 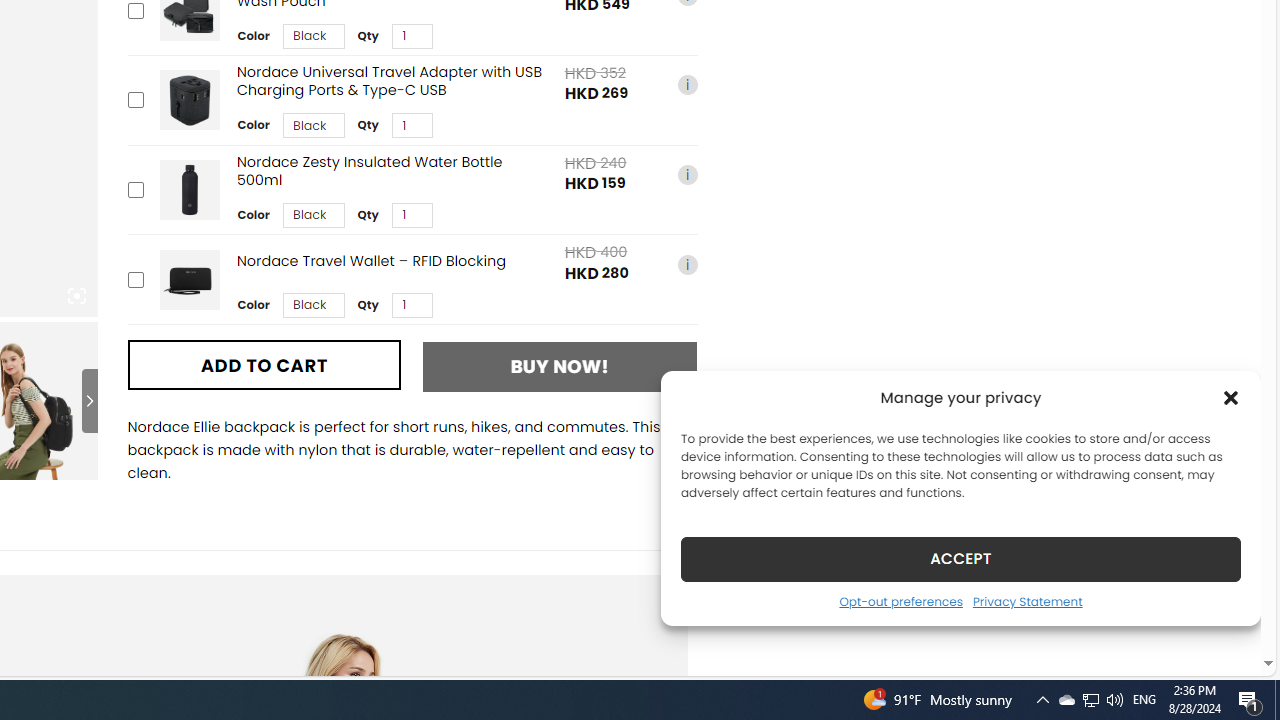 I want to click on 'Class: iconic-woothumbs-fullscreen', so click(x=76, y=296).